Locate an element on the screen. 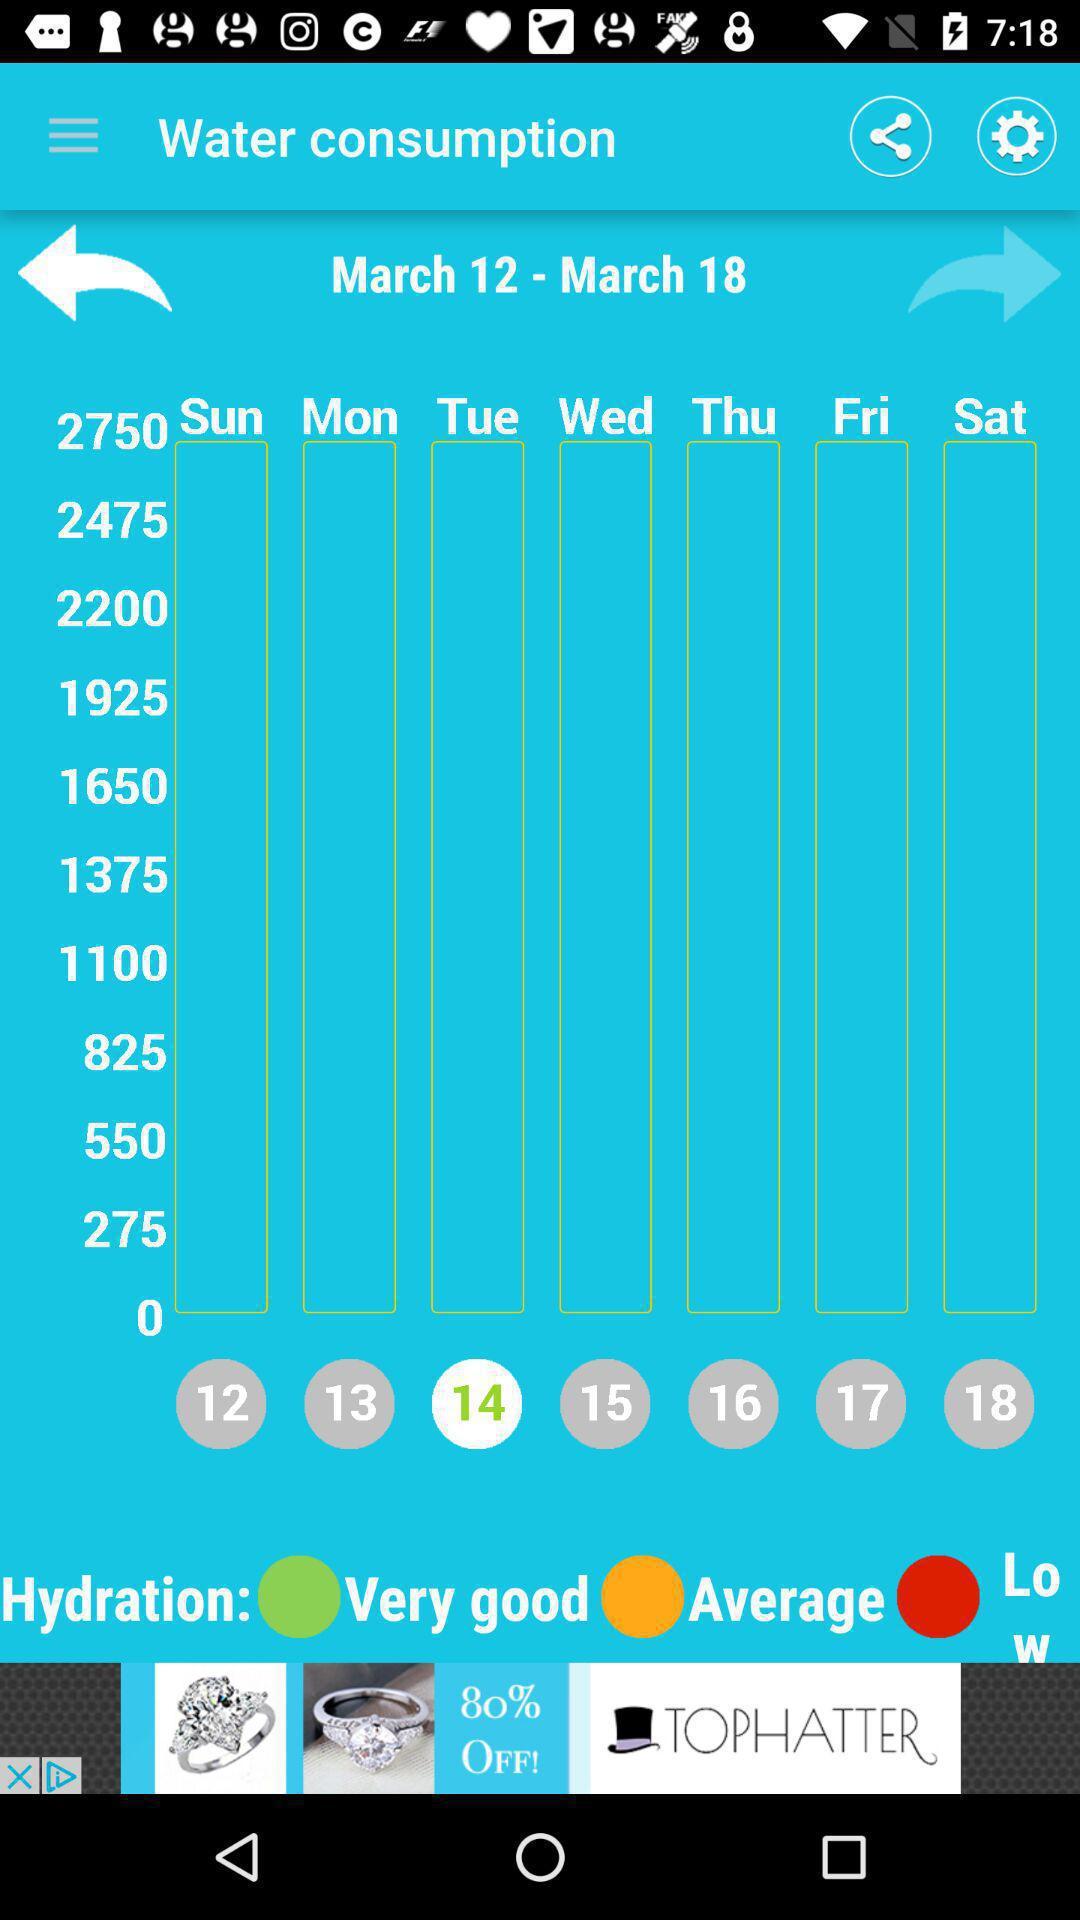 This screenshot has width=1080, height=1920. banner advertisement is located at coordinates (540, 1727).